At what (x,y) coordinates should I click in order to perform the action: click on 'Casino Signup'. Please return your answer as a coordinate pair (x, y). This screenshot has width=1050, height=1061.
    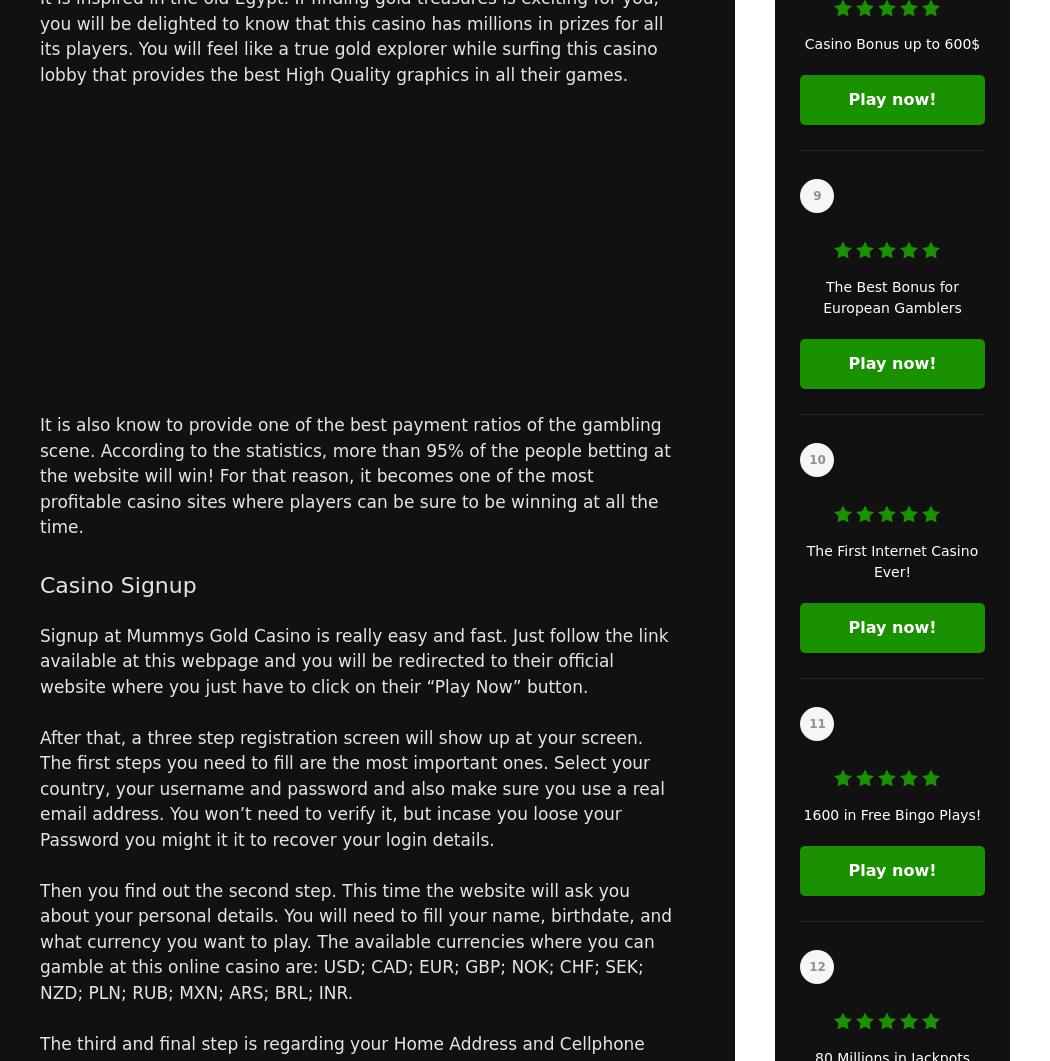
    Looking at the image, I should click on (39, 584).